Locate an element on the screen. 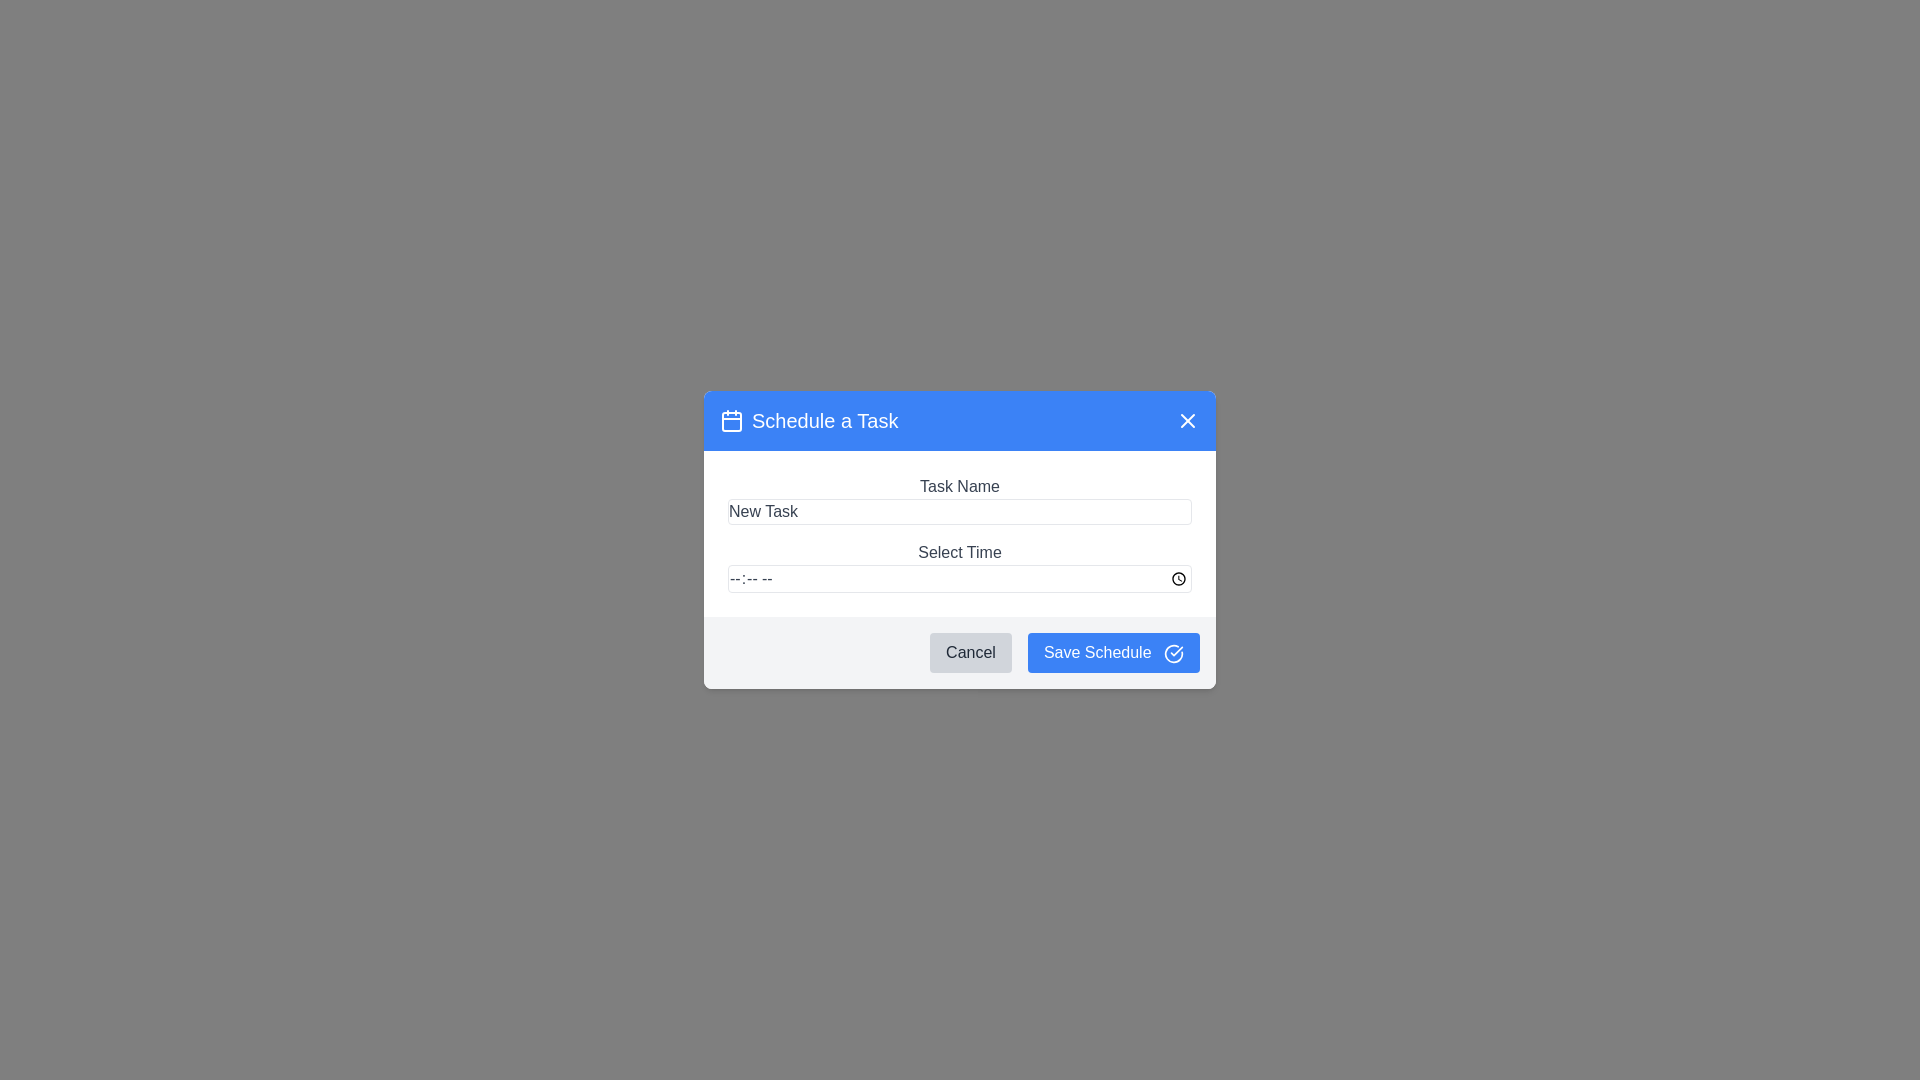  the Task Name text field to focus it is located at coordinates (960, 511).